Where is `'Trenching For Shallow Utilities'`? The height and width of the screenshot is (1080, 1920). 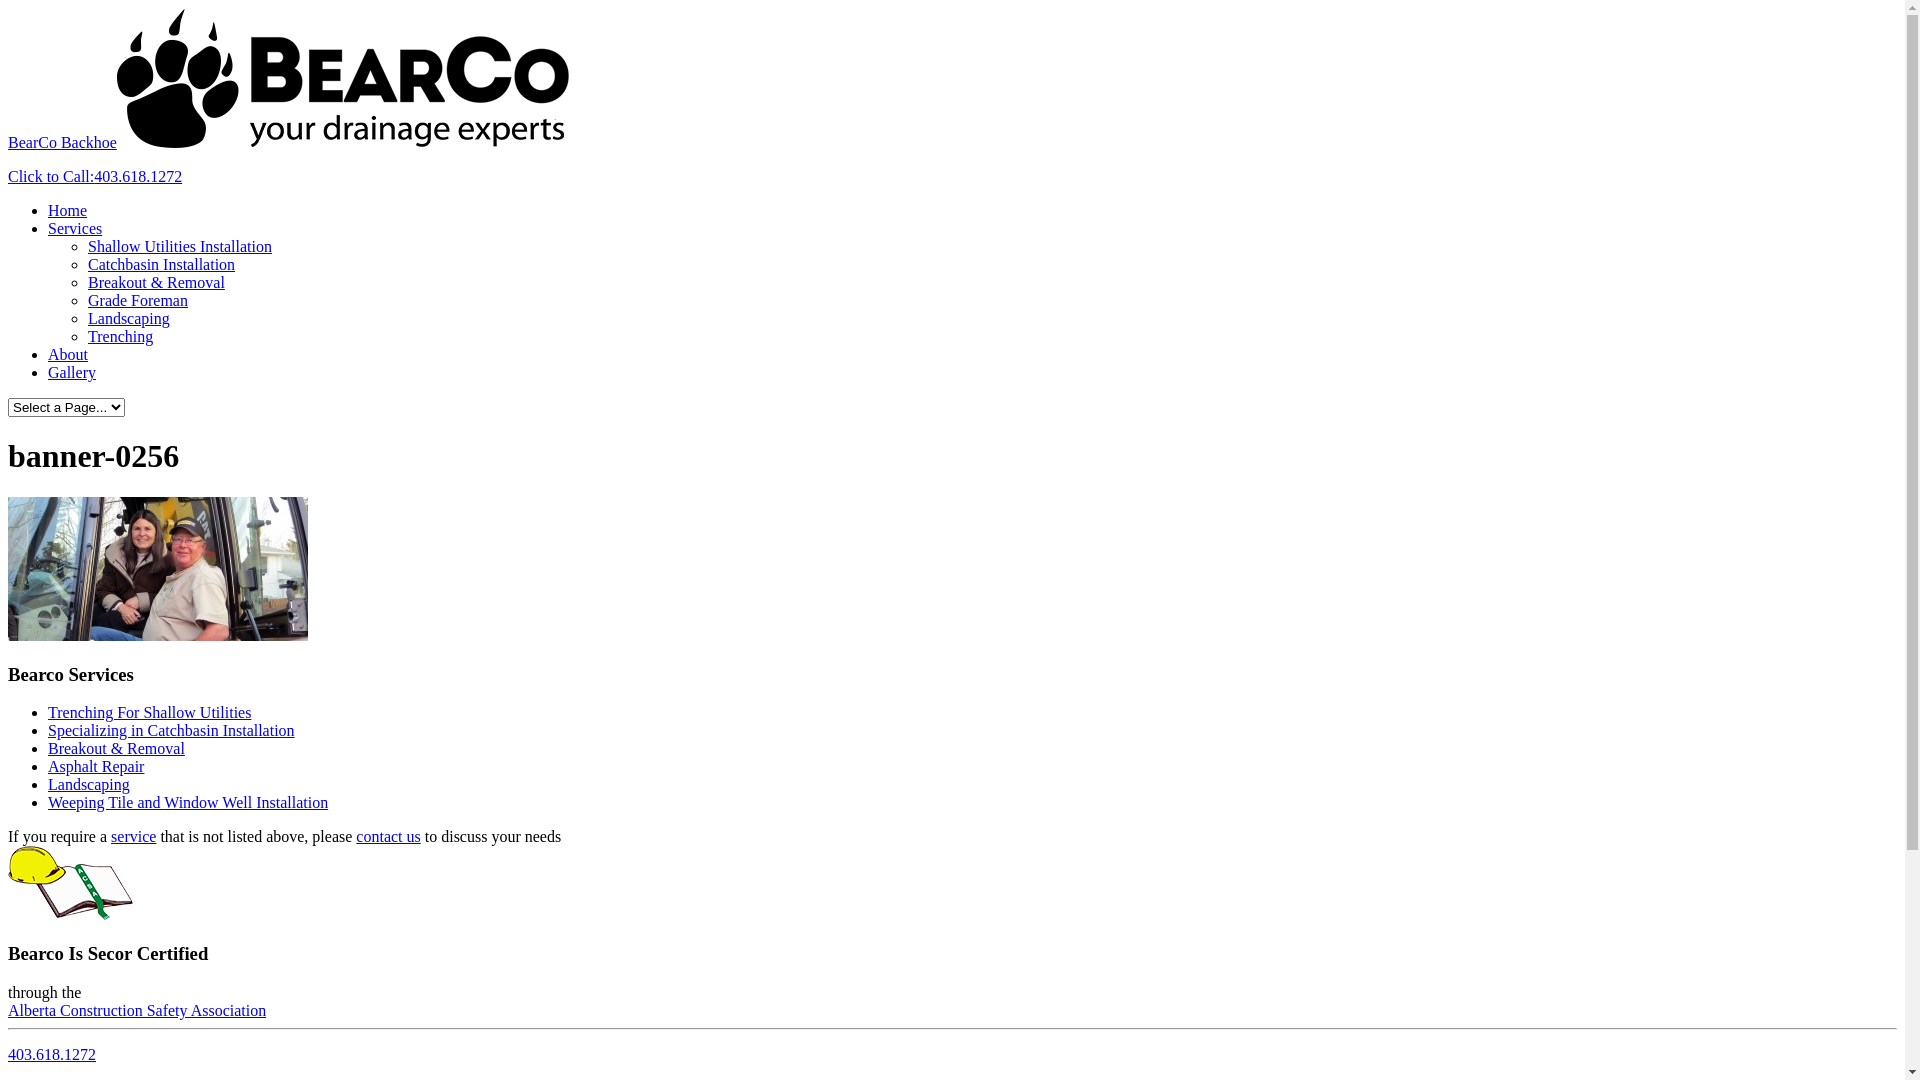 'Trenching For Shallow Utilities' is located at coordinates (148, 711).